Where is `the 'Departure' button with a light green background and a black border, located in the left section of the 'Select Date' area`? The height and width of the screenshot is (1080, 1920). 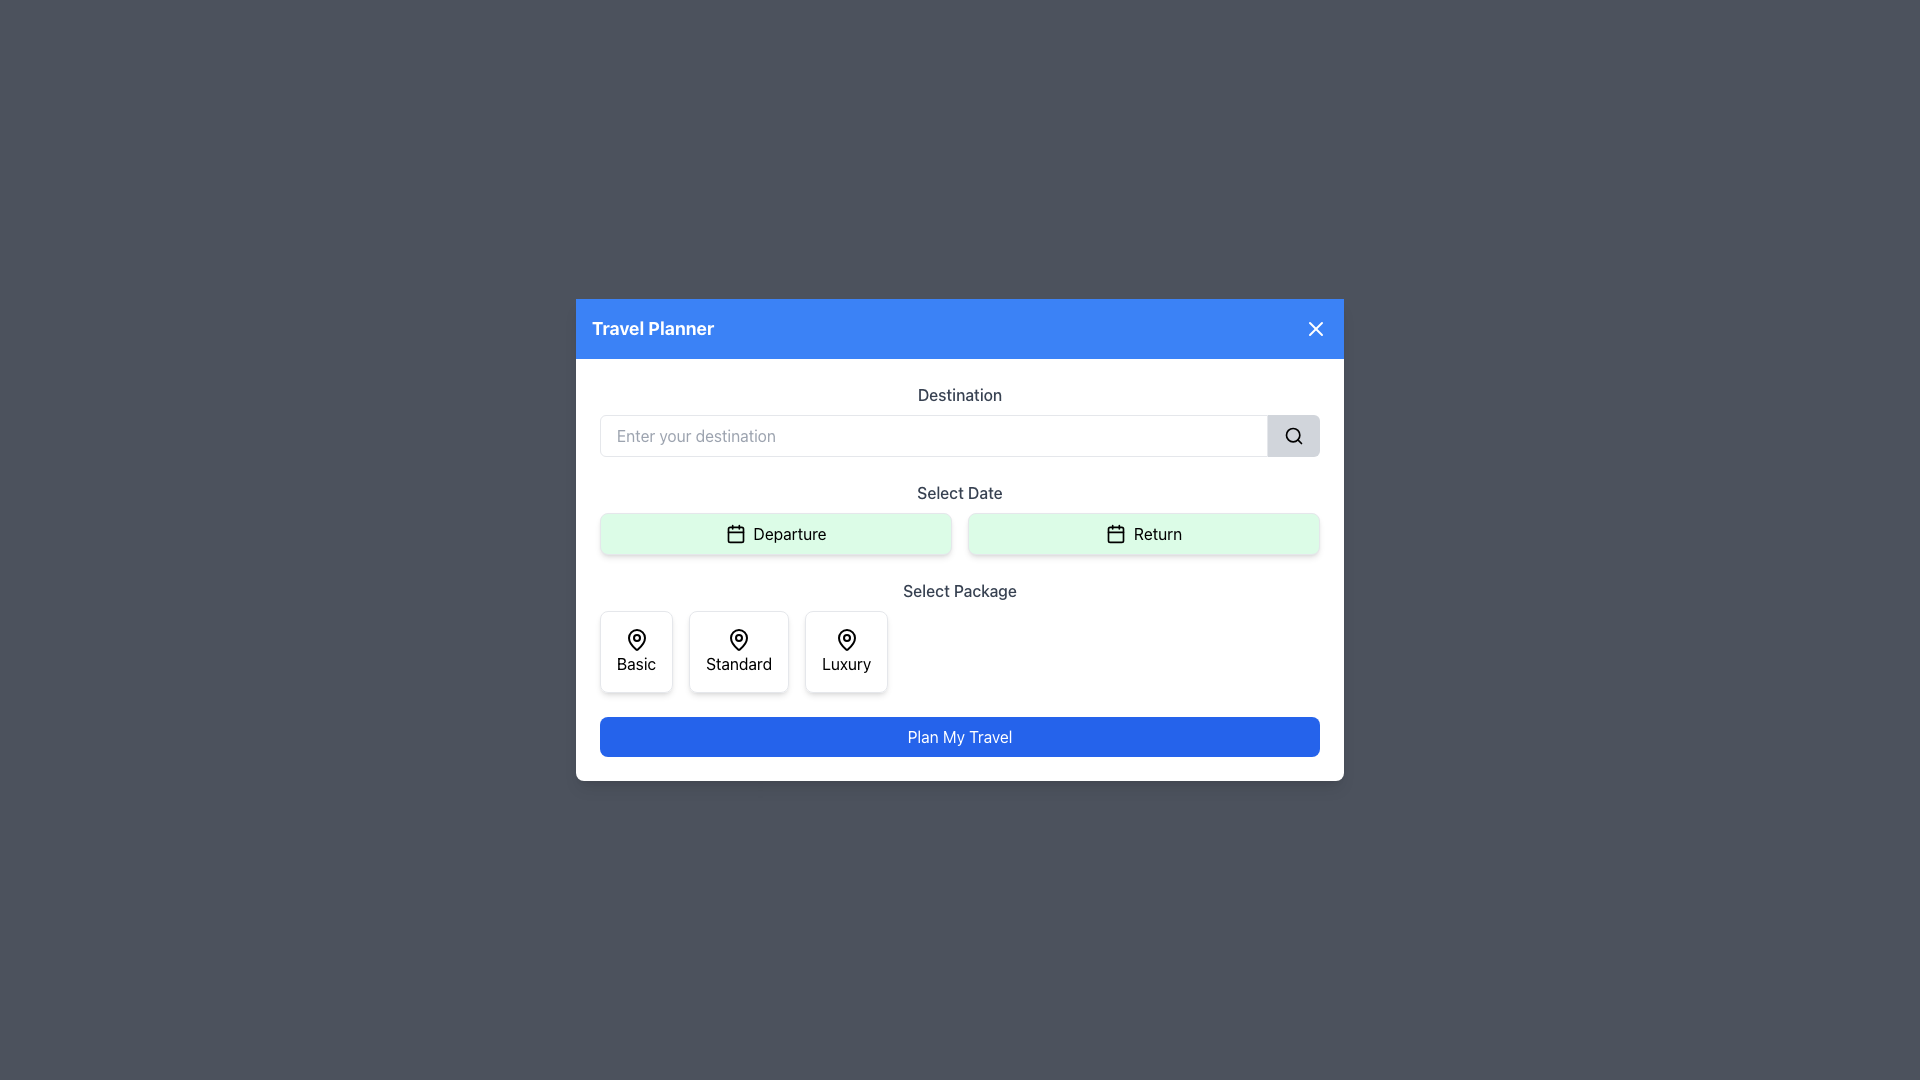 the 'Departure' button with a light green background and a black border, located in the left section of the 'Select Date' area is located at coordinates (775, 532).